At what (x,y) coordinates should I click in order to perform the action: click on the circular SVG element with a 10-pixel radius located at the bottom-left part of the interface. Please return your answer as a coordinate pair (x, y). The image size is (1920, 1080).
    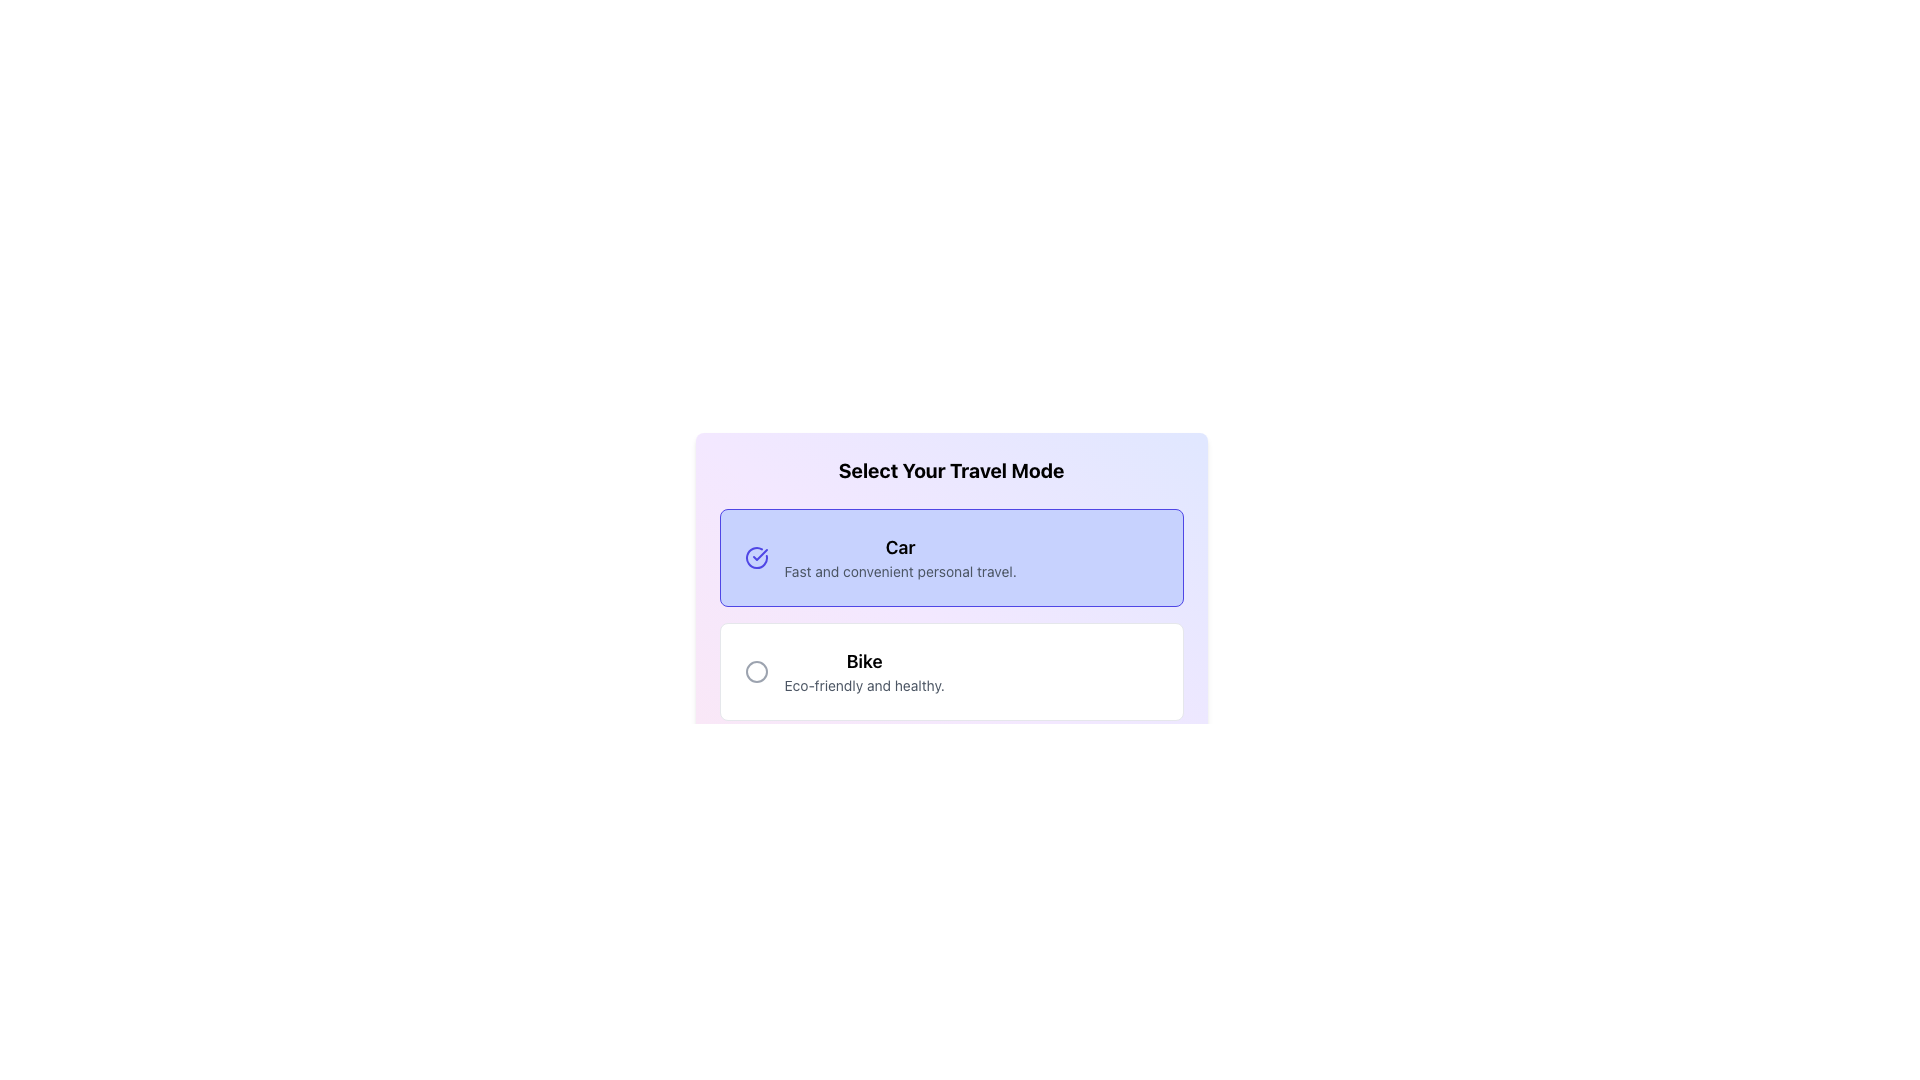
    Looking at the image, I should click on (755, 785).